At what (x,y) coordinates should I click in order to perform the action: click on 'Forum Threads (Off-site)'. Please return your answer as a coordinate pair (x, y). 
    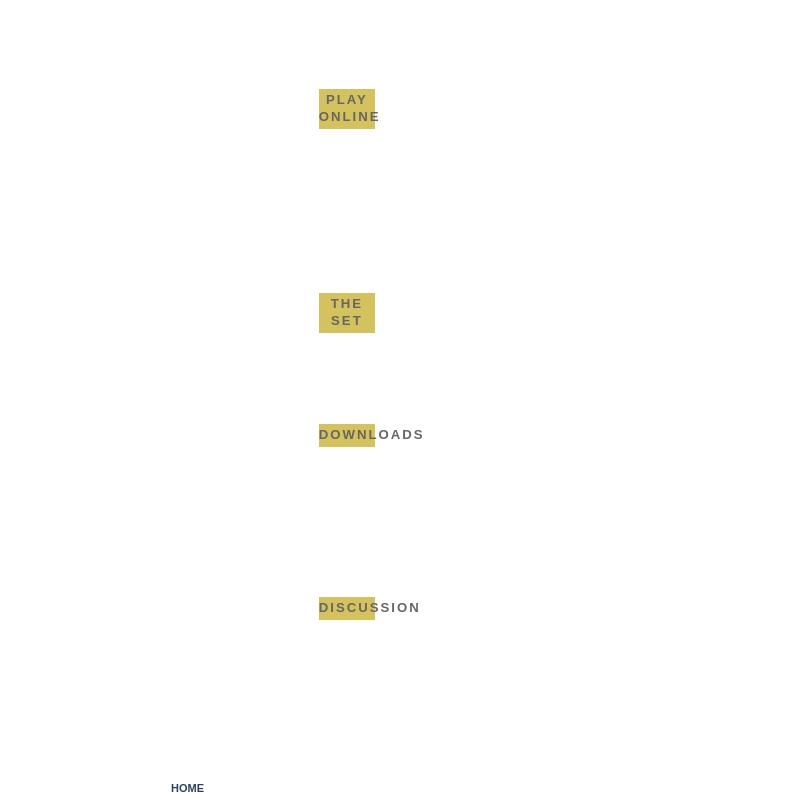
    Looking at the image, I should click on (378, 652).